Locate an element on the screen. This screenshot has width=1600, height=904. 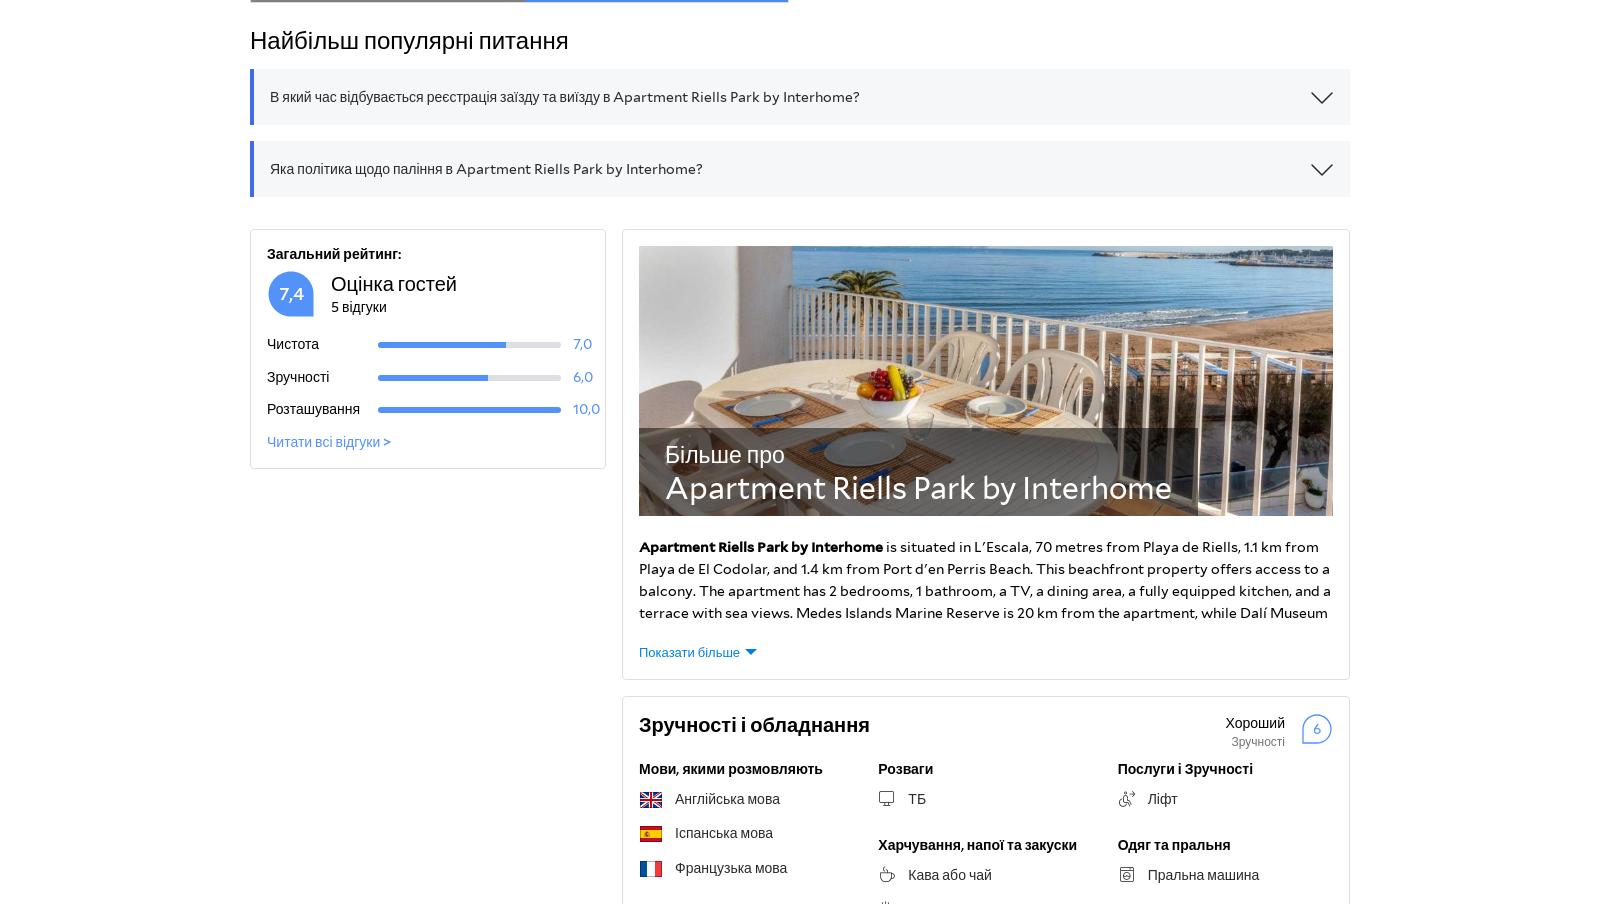
'Загальний рейтинг:' is located at coordinates (333, 253).